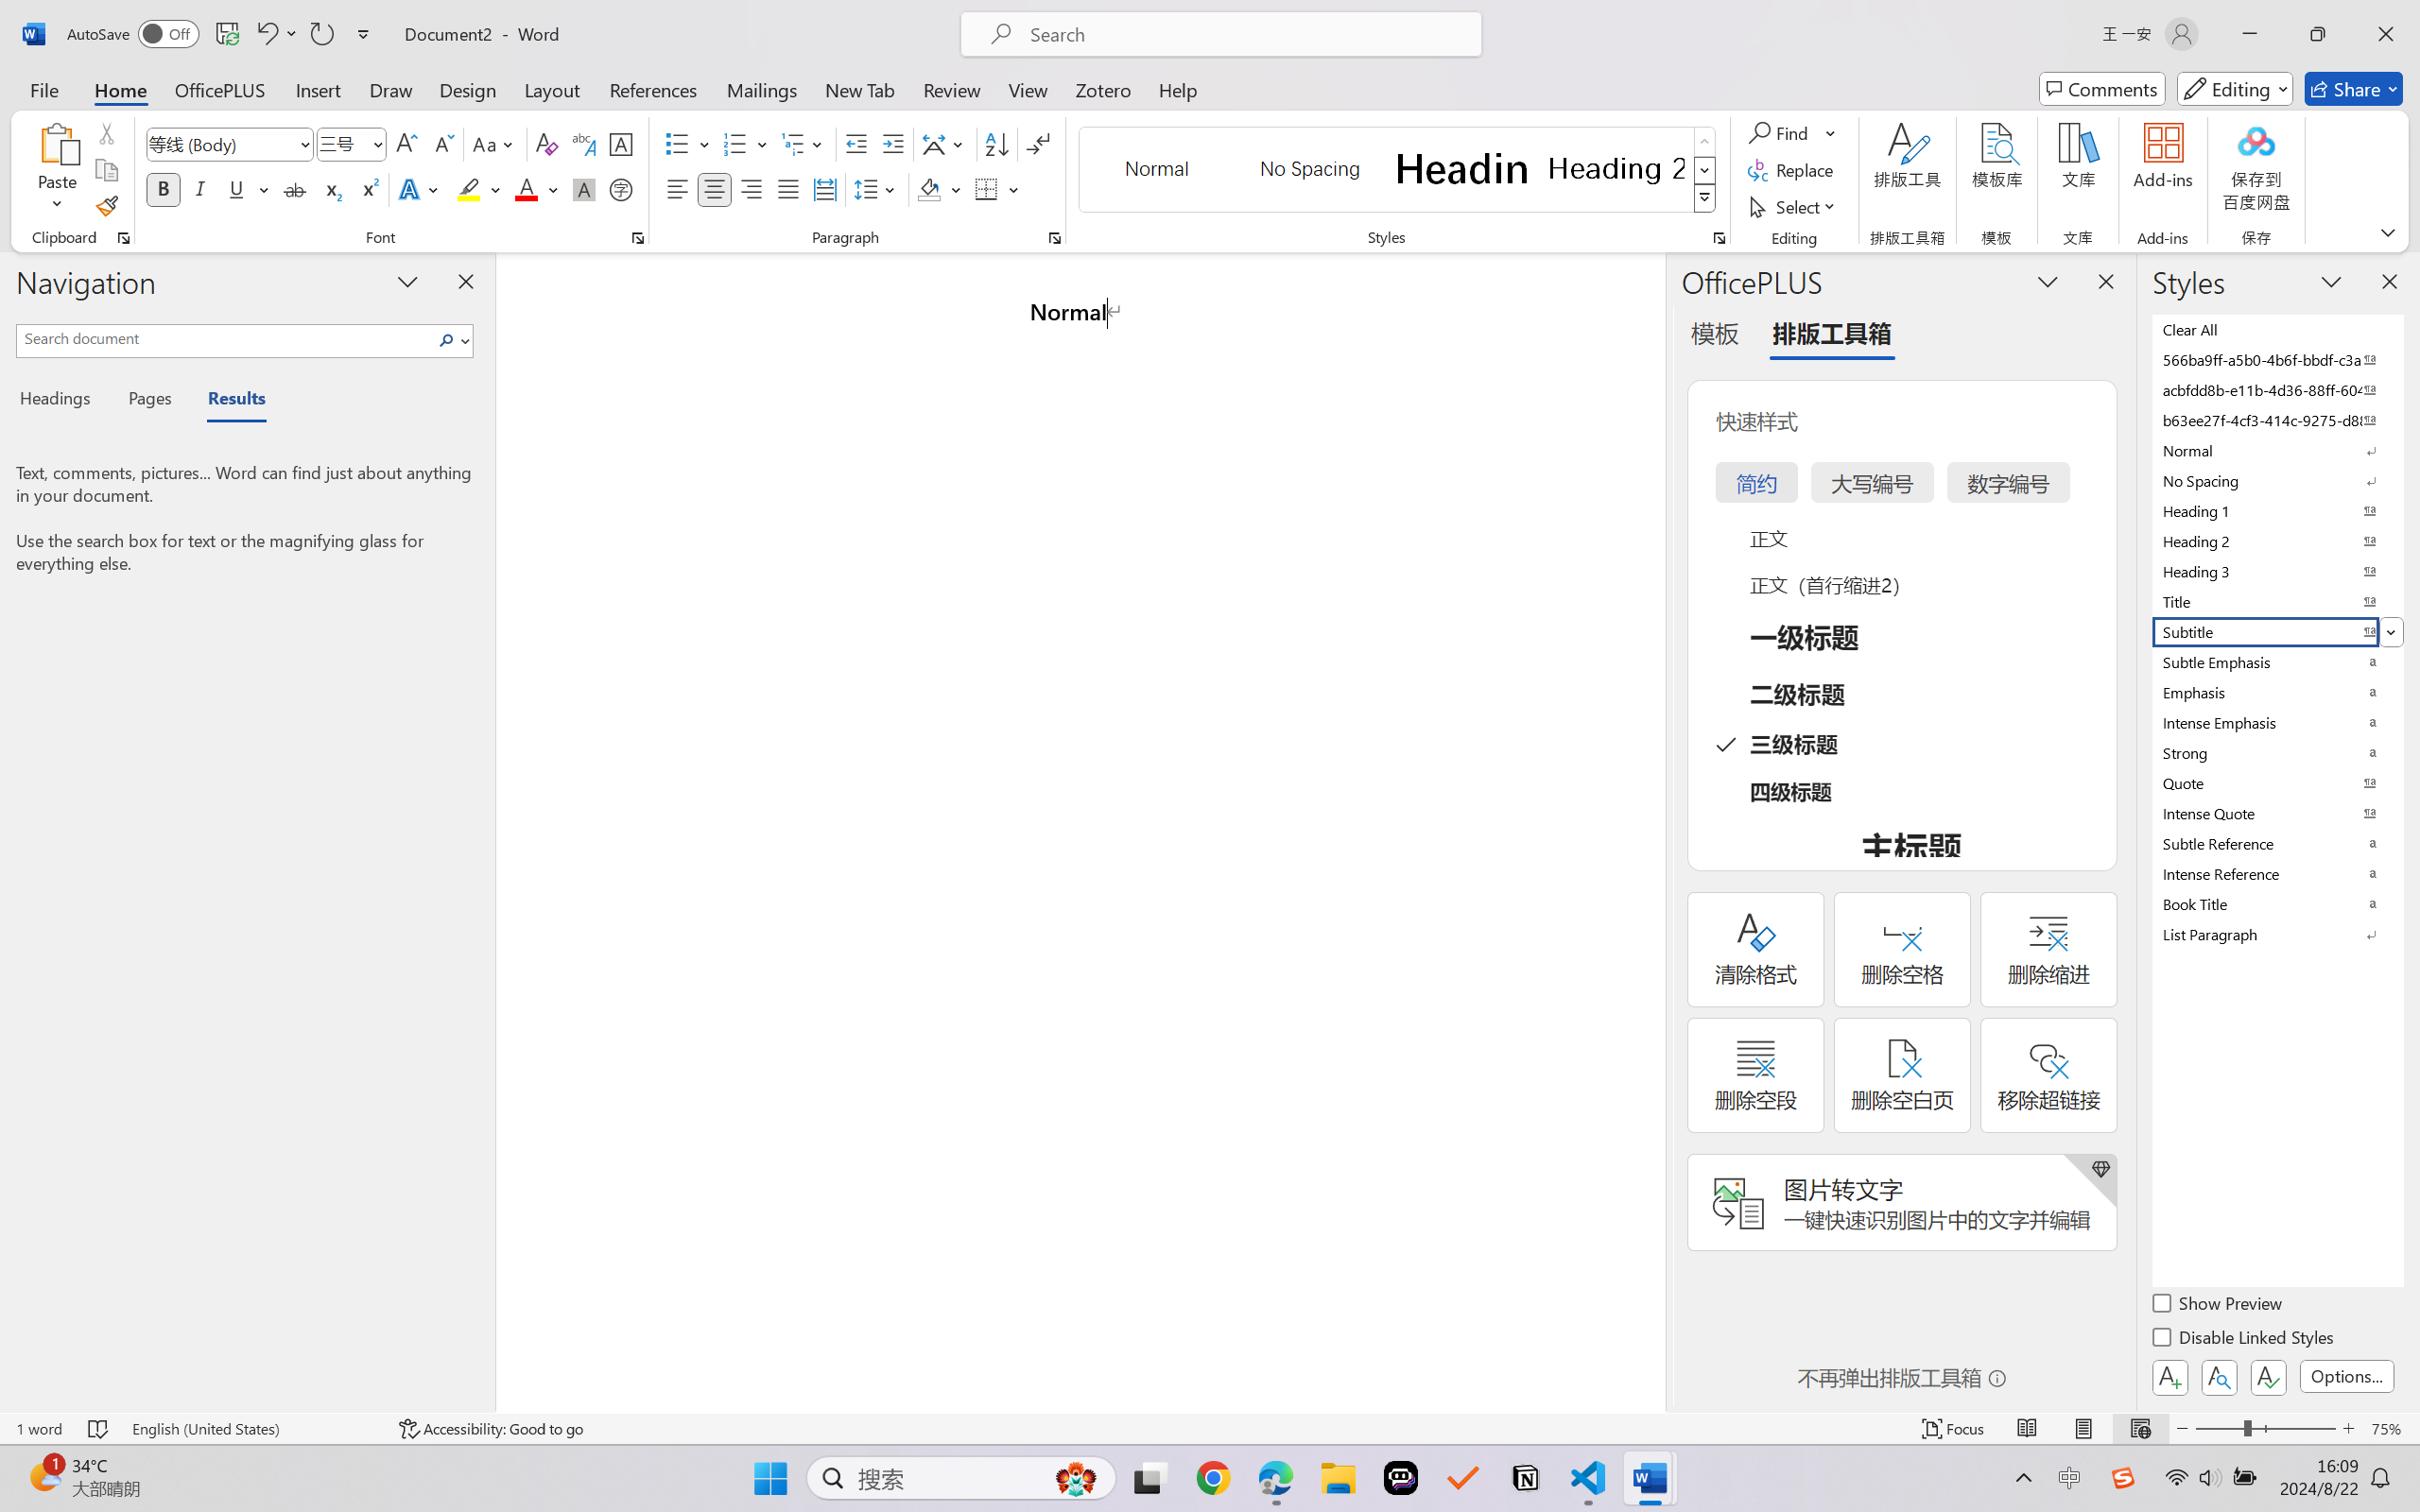 The height and width of the screenshot is (1512, 2420). Describe the element at coordinates (320, 33) in the screenshot. I see `'Repeat Style'` at that location.